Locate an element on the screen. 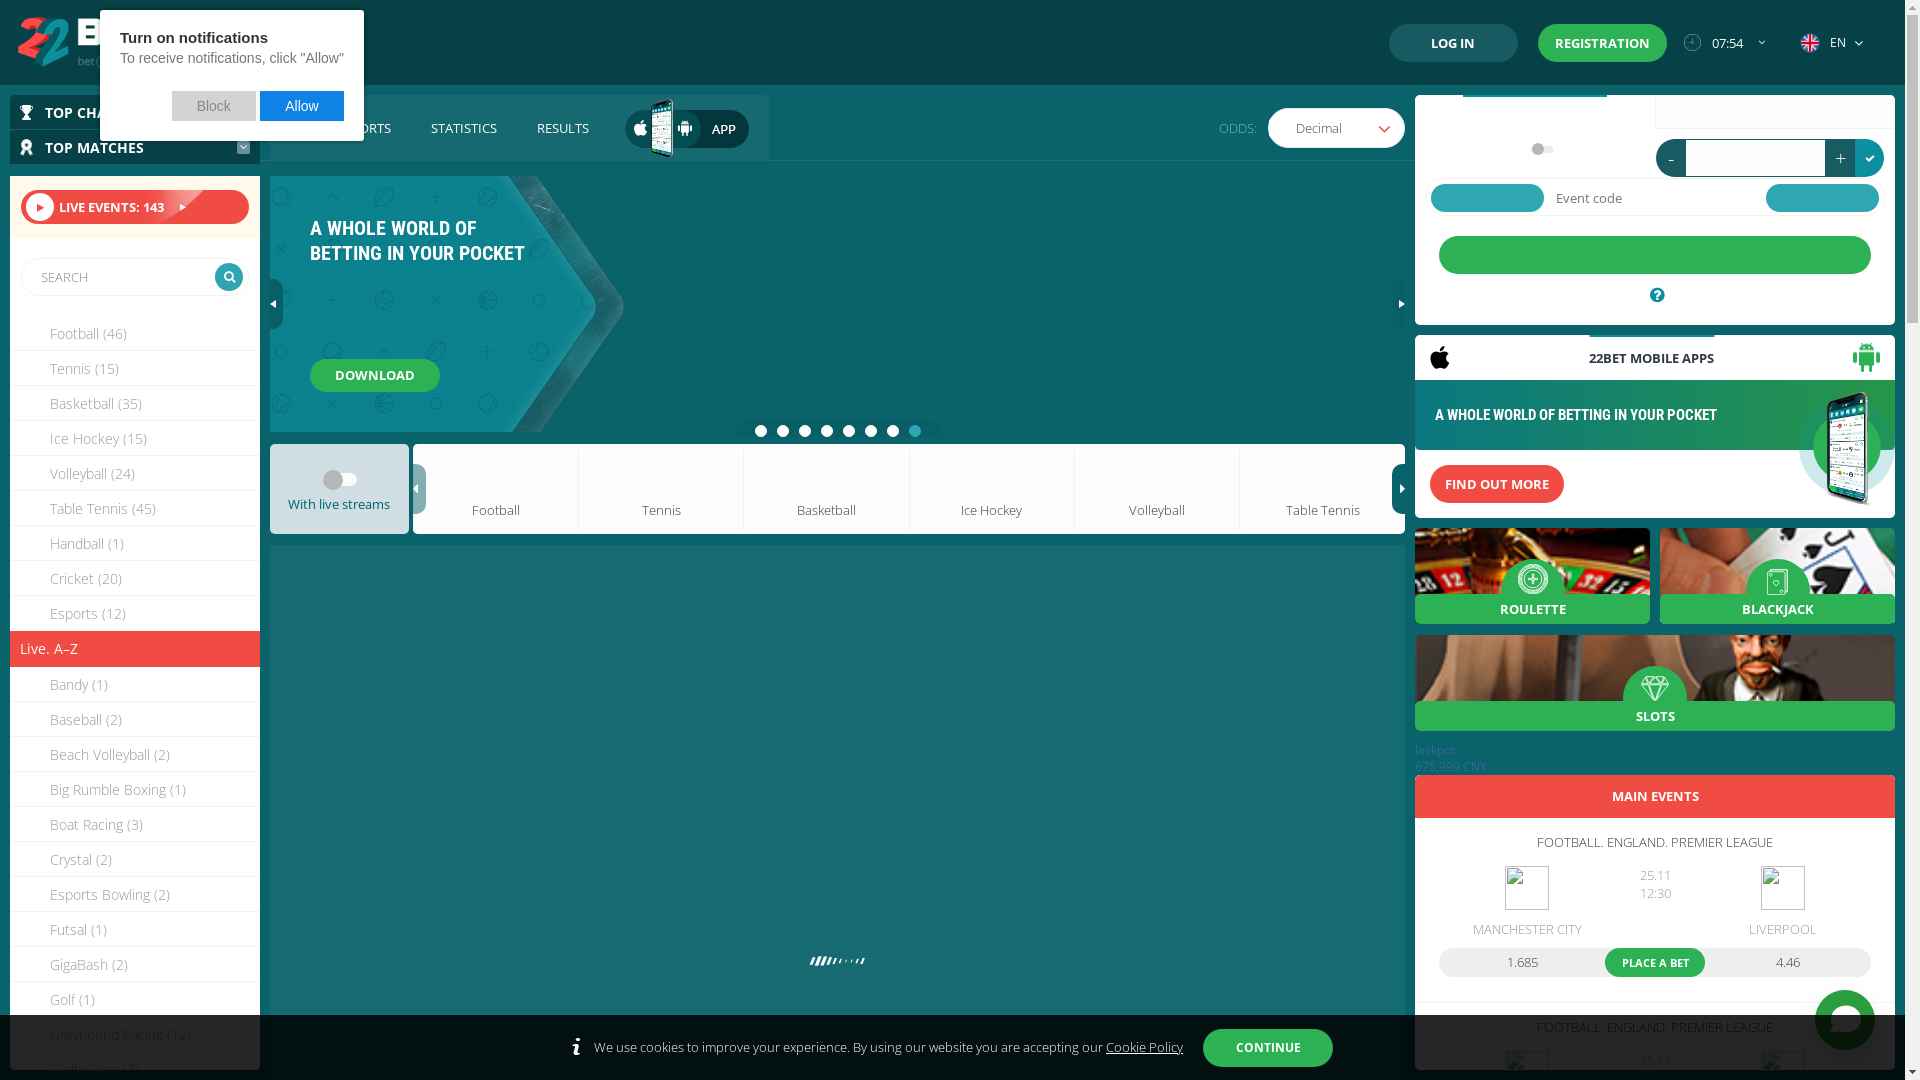  'Volleyball' is located at coordinates (1156, 489).